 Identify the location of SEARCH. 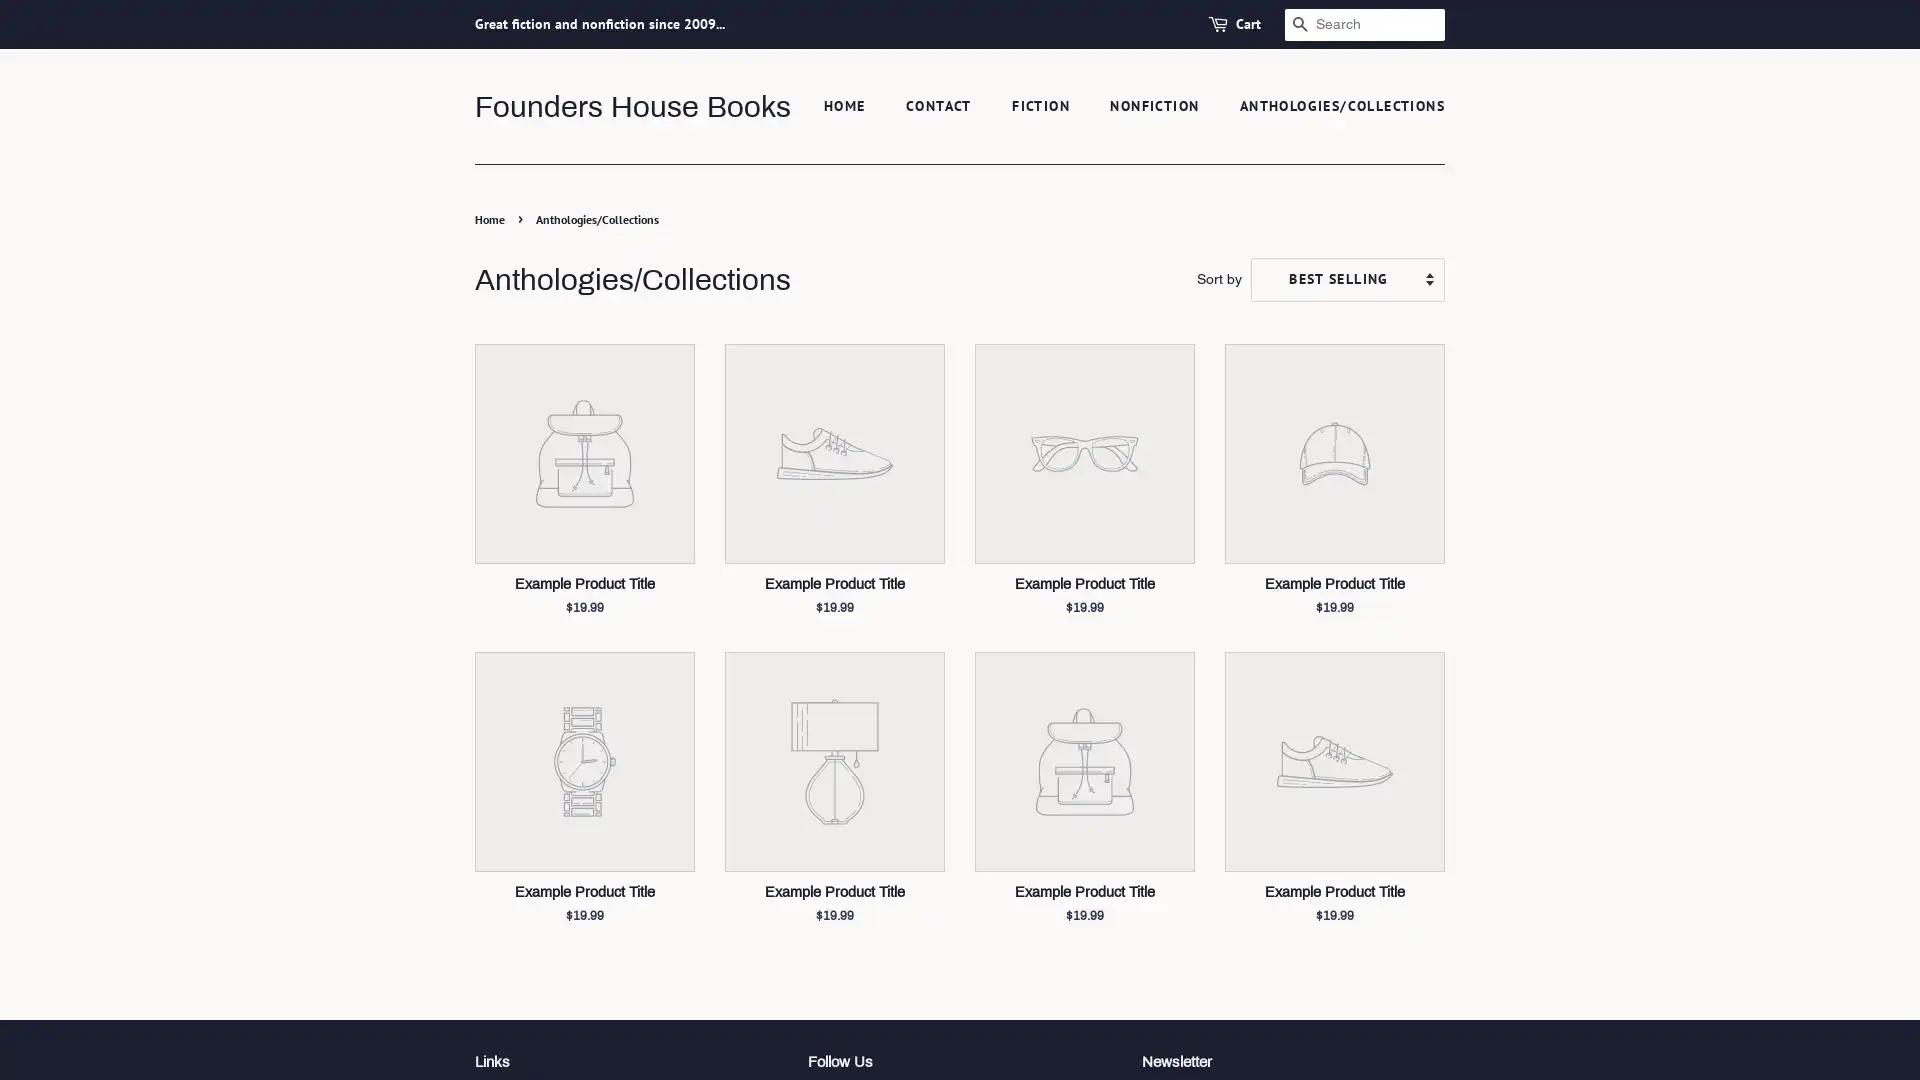
(1300, 24).